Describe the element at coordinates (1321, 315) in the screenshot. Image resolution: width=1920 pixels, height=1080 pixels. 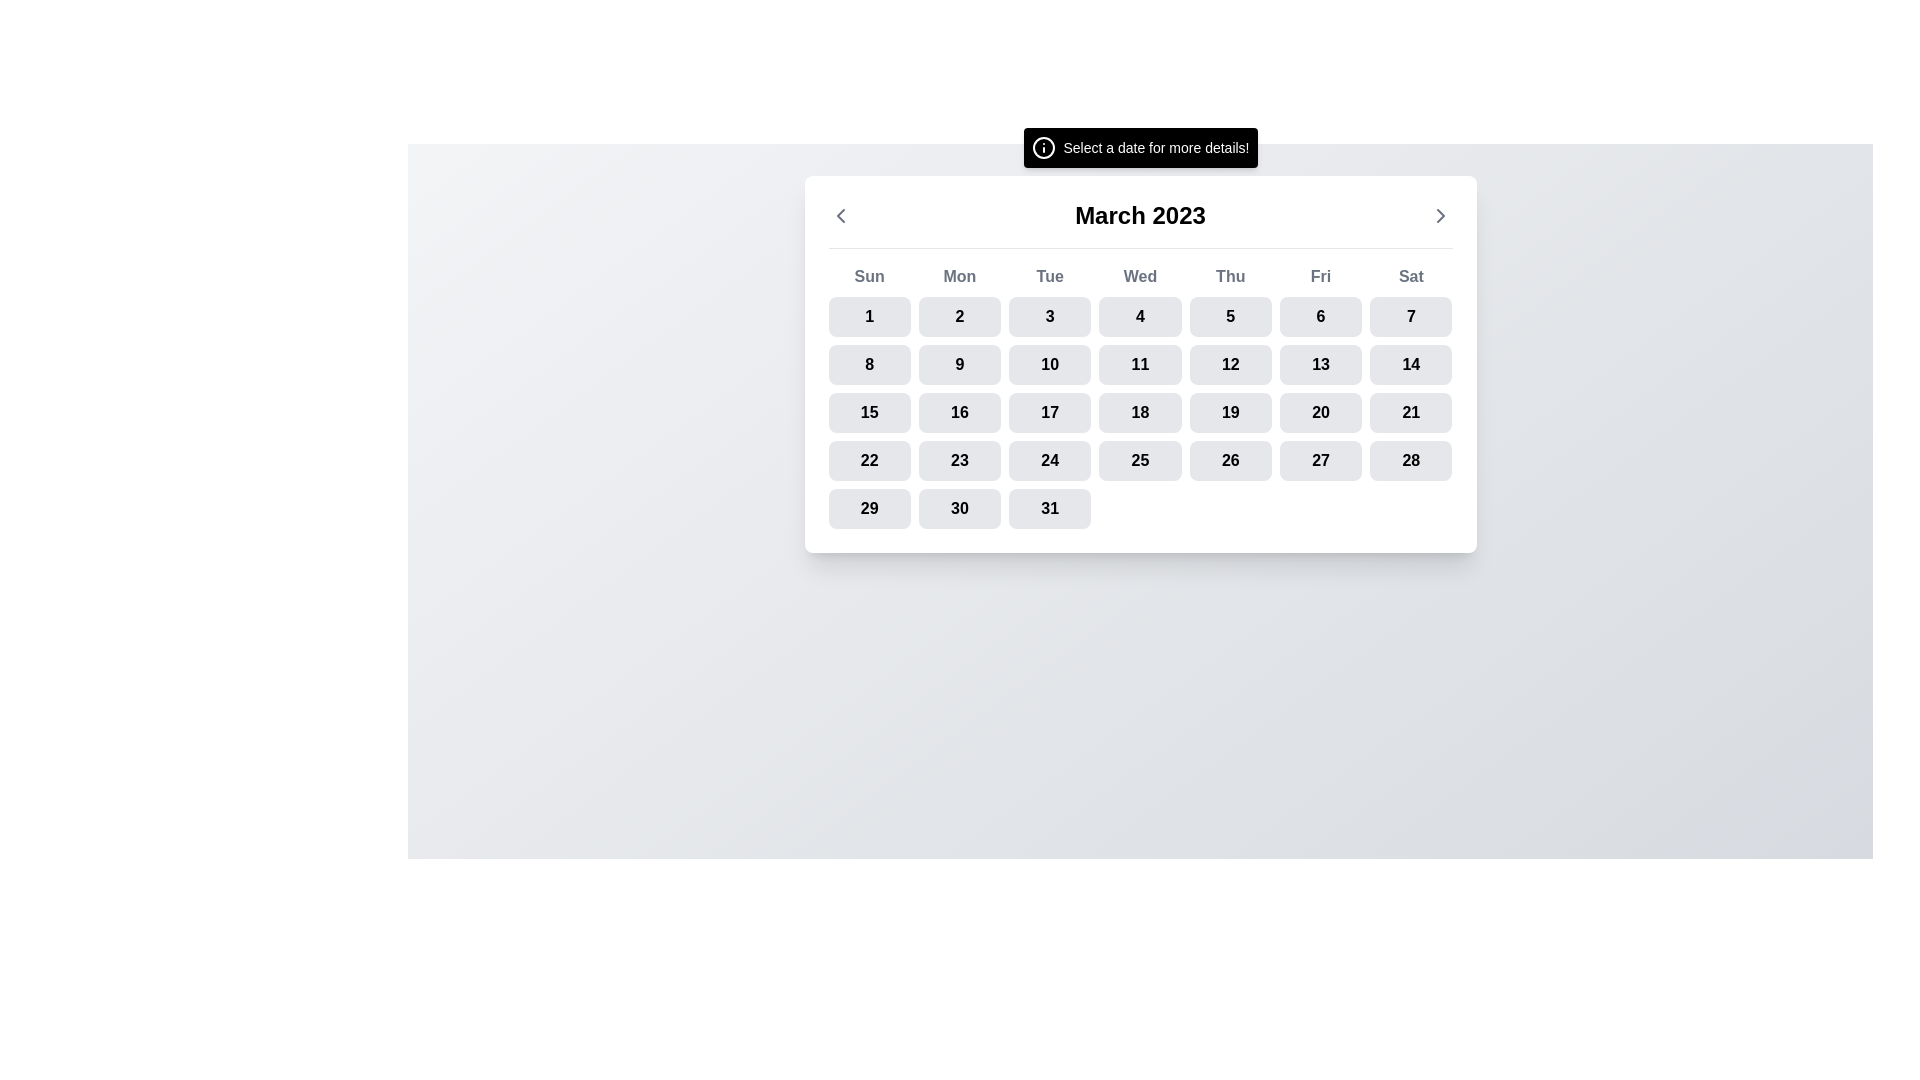
I see `the calendar date display showing the number '6' in black text, which is centered within a light gray rounded rectangle` at that location.